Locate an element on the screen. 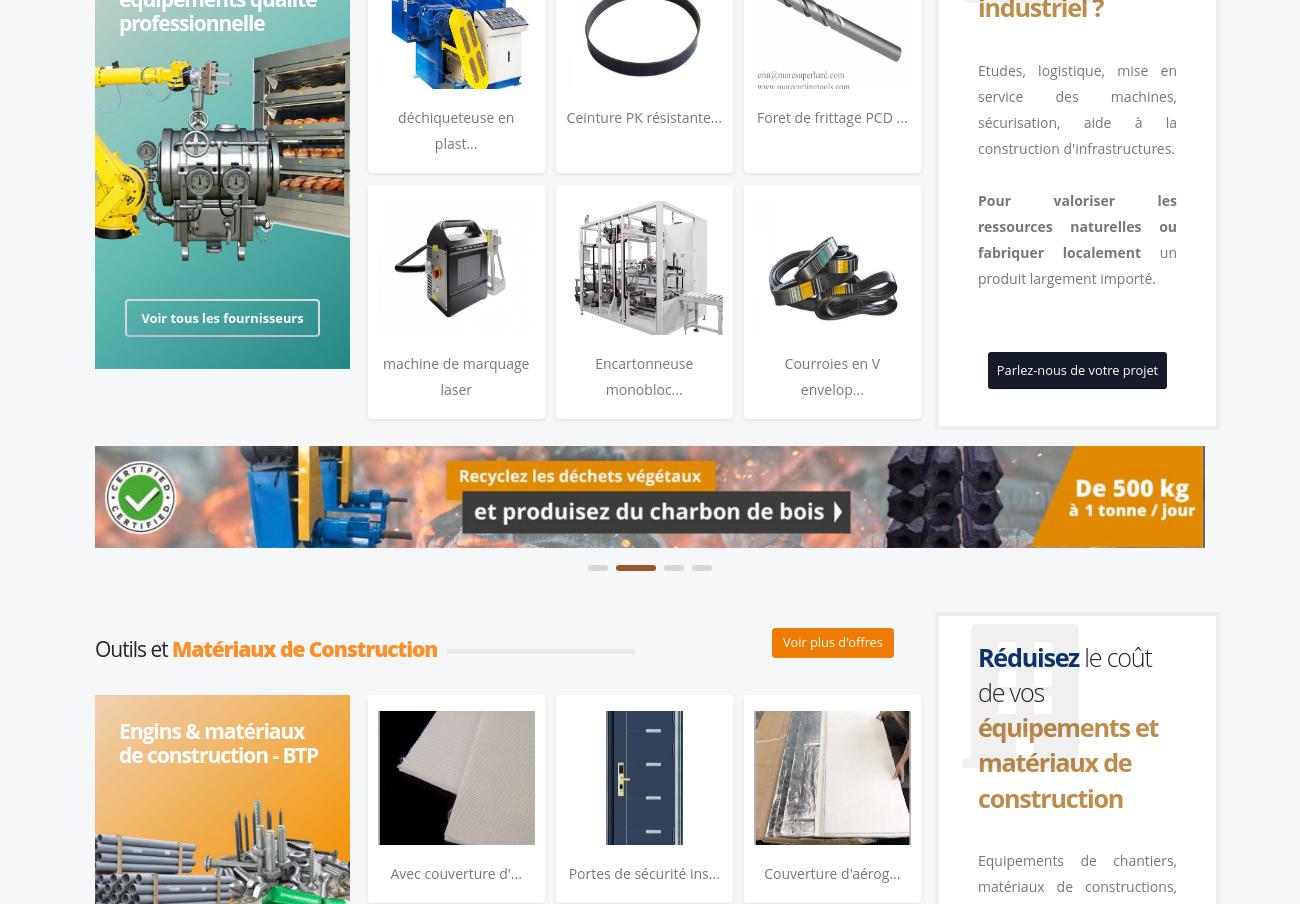 Image resolution: width=1300 pixels, height=904 pixels. 'Foret de frittage PCD ...' is located at coordinates (831, 116).